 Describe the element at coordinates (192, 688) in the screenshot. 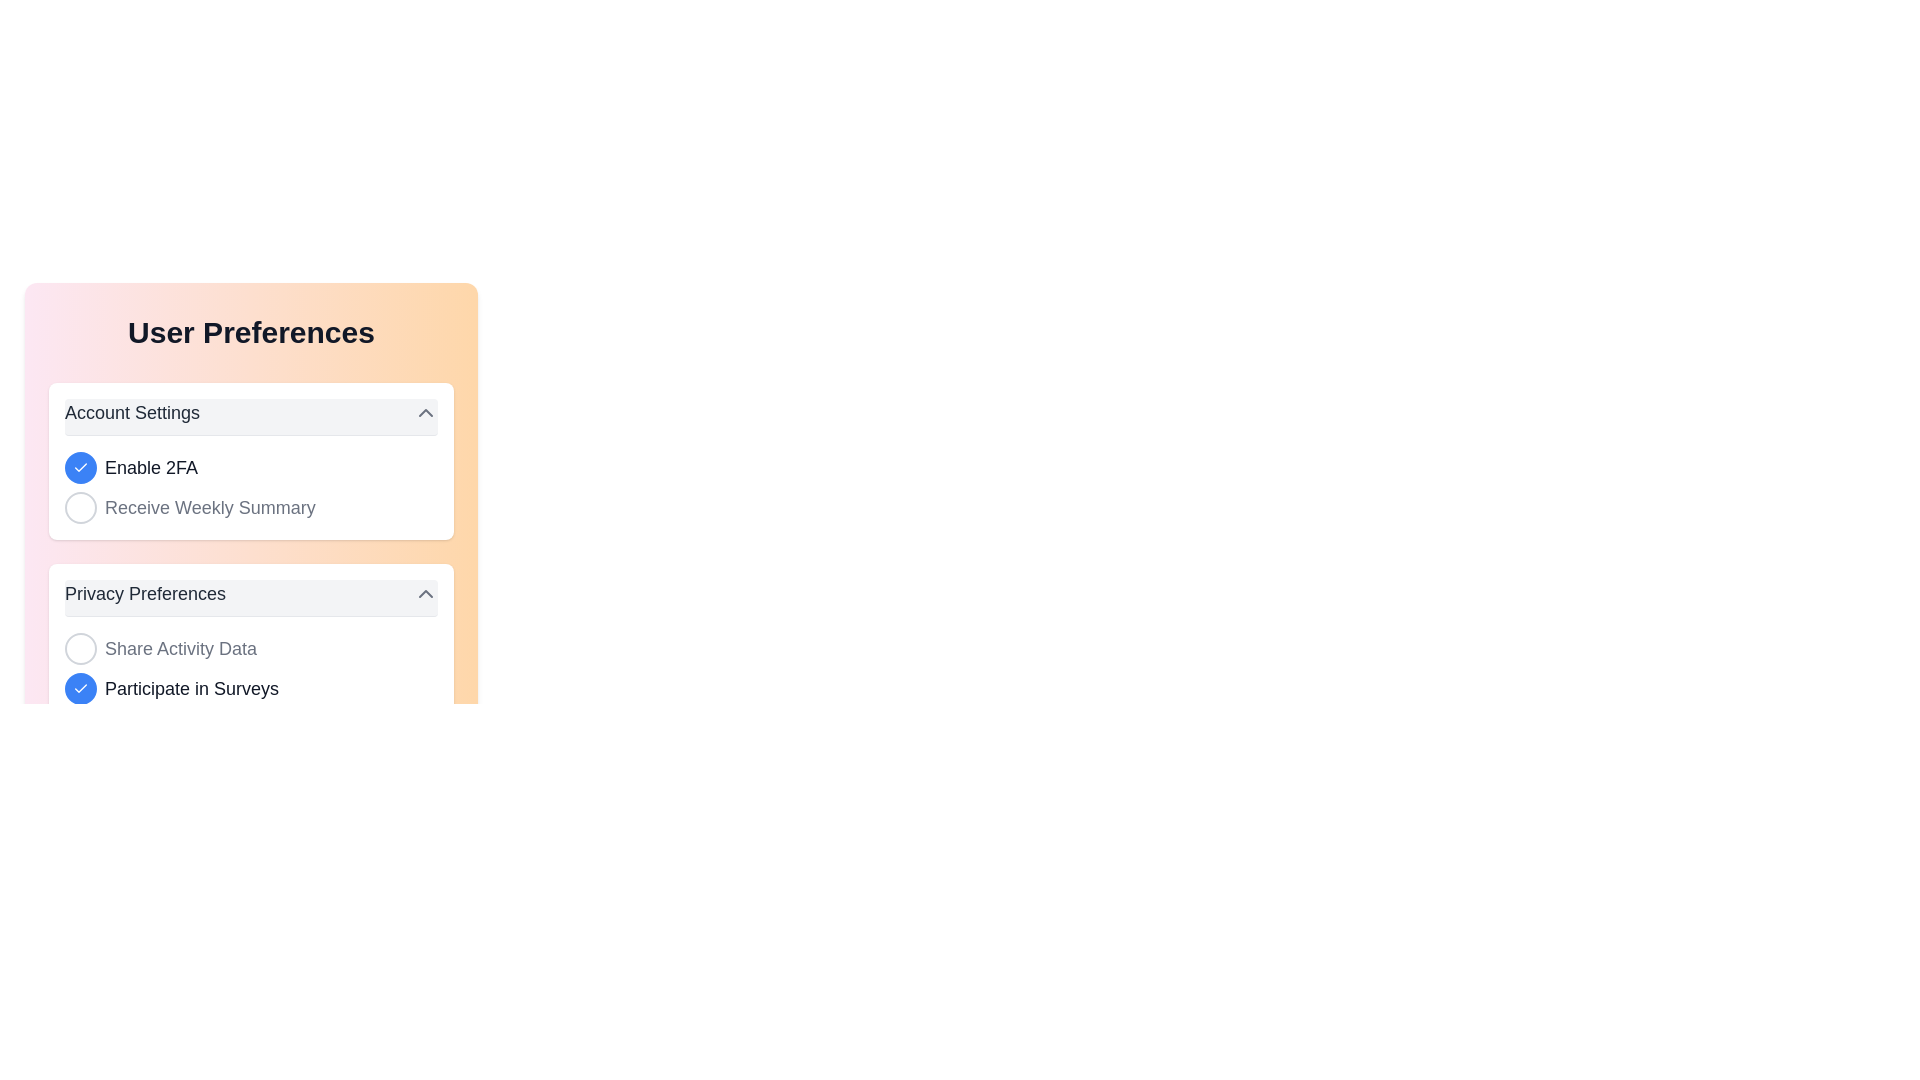

I see `the text label in the 'Privacy Preferences' section that identifies the checkbox for enabling or disabling survey participation, located directly to the right of a blue circular checkbox, which is the second option in this section` at that location.